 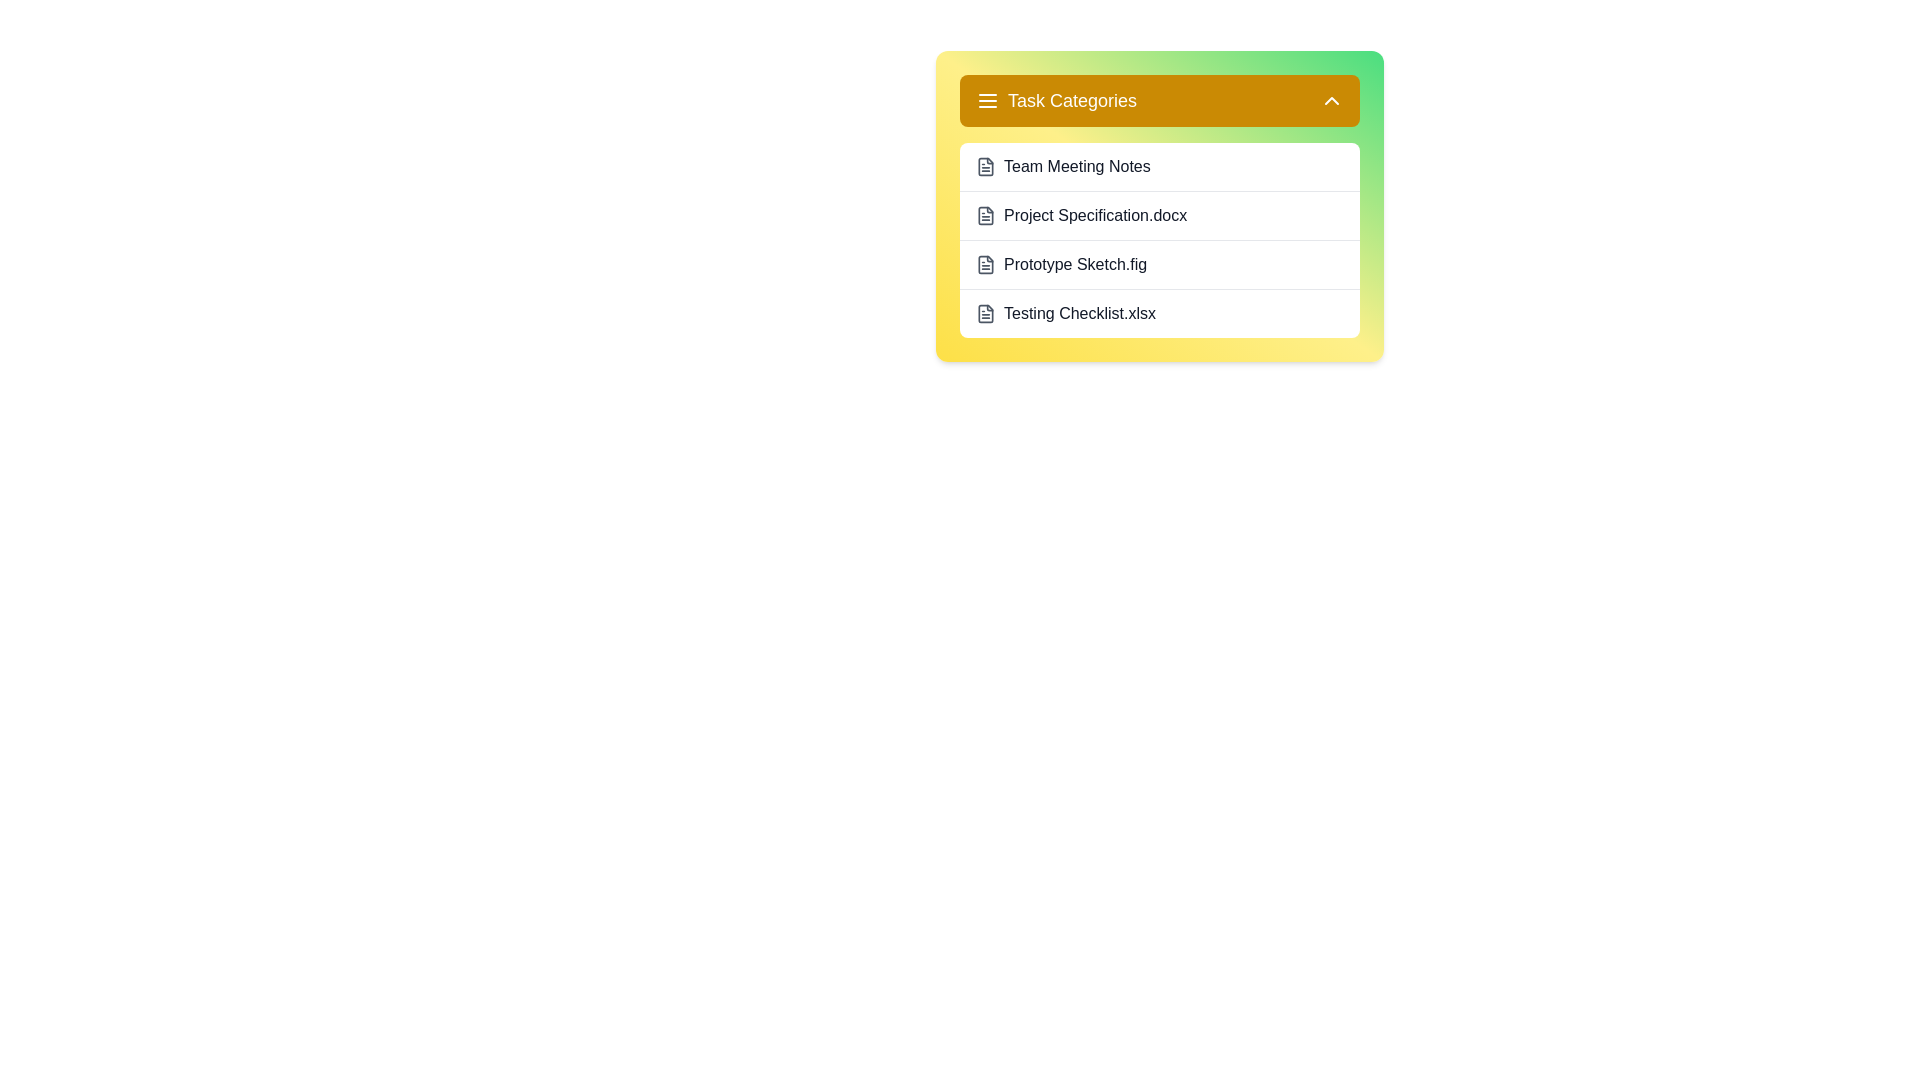 What do you see at coordinates (1160, 263) in the screenshot?
I see `the task Prototype Sketch.fig to highlight it` at bounding box center [1160, 263].